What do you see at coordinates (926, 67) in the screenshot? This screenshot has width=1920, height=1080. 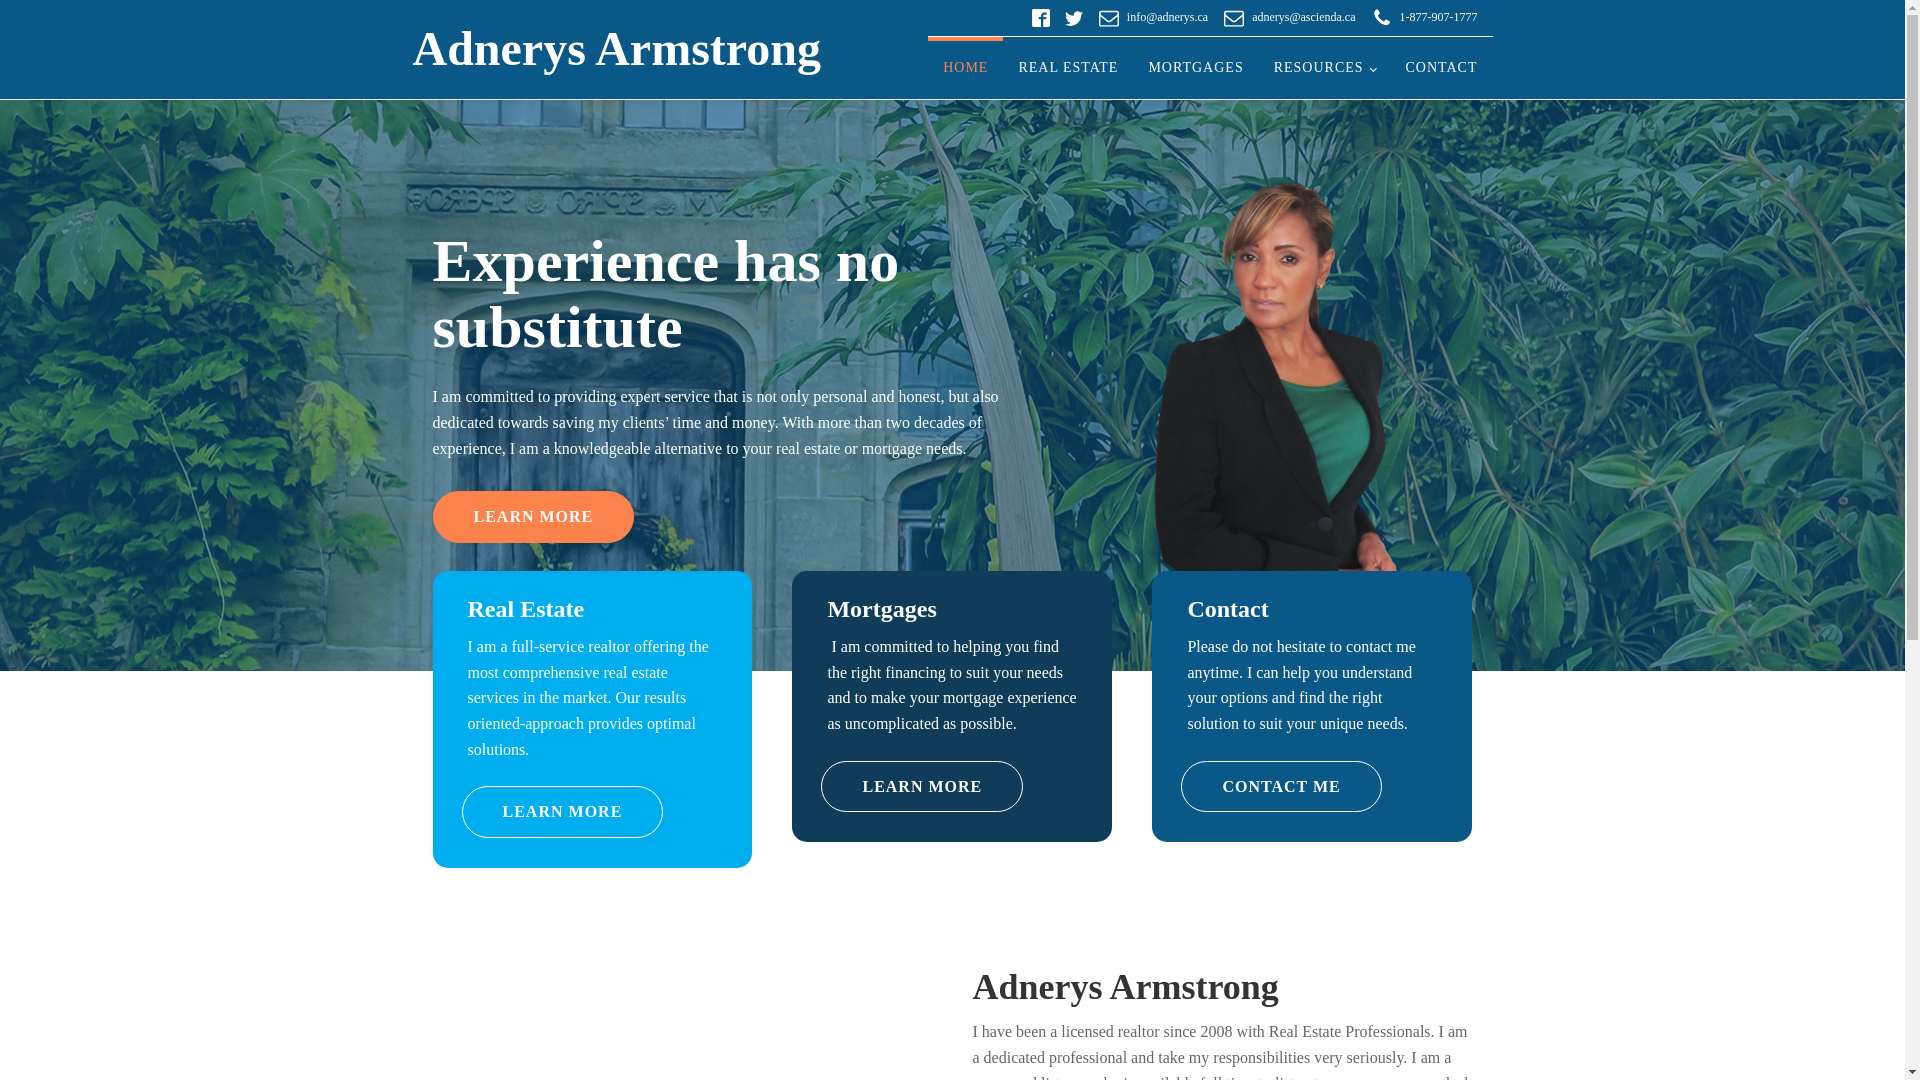 I see `'HOME'` at bounding box center [926, 67].